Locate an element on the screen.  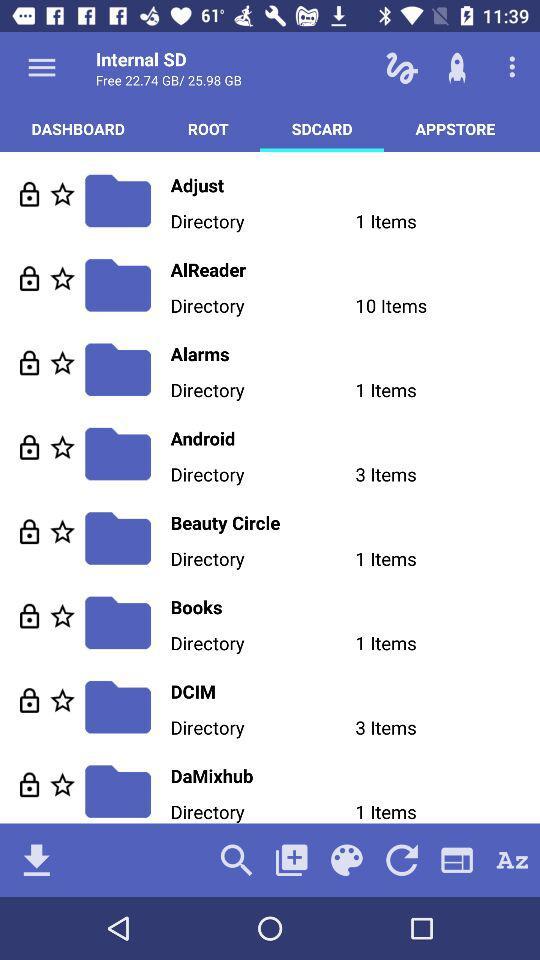
lock the folder is located at coordinates (28, 700).